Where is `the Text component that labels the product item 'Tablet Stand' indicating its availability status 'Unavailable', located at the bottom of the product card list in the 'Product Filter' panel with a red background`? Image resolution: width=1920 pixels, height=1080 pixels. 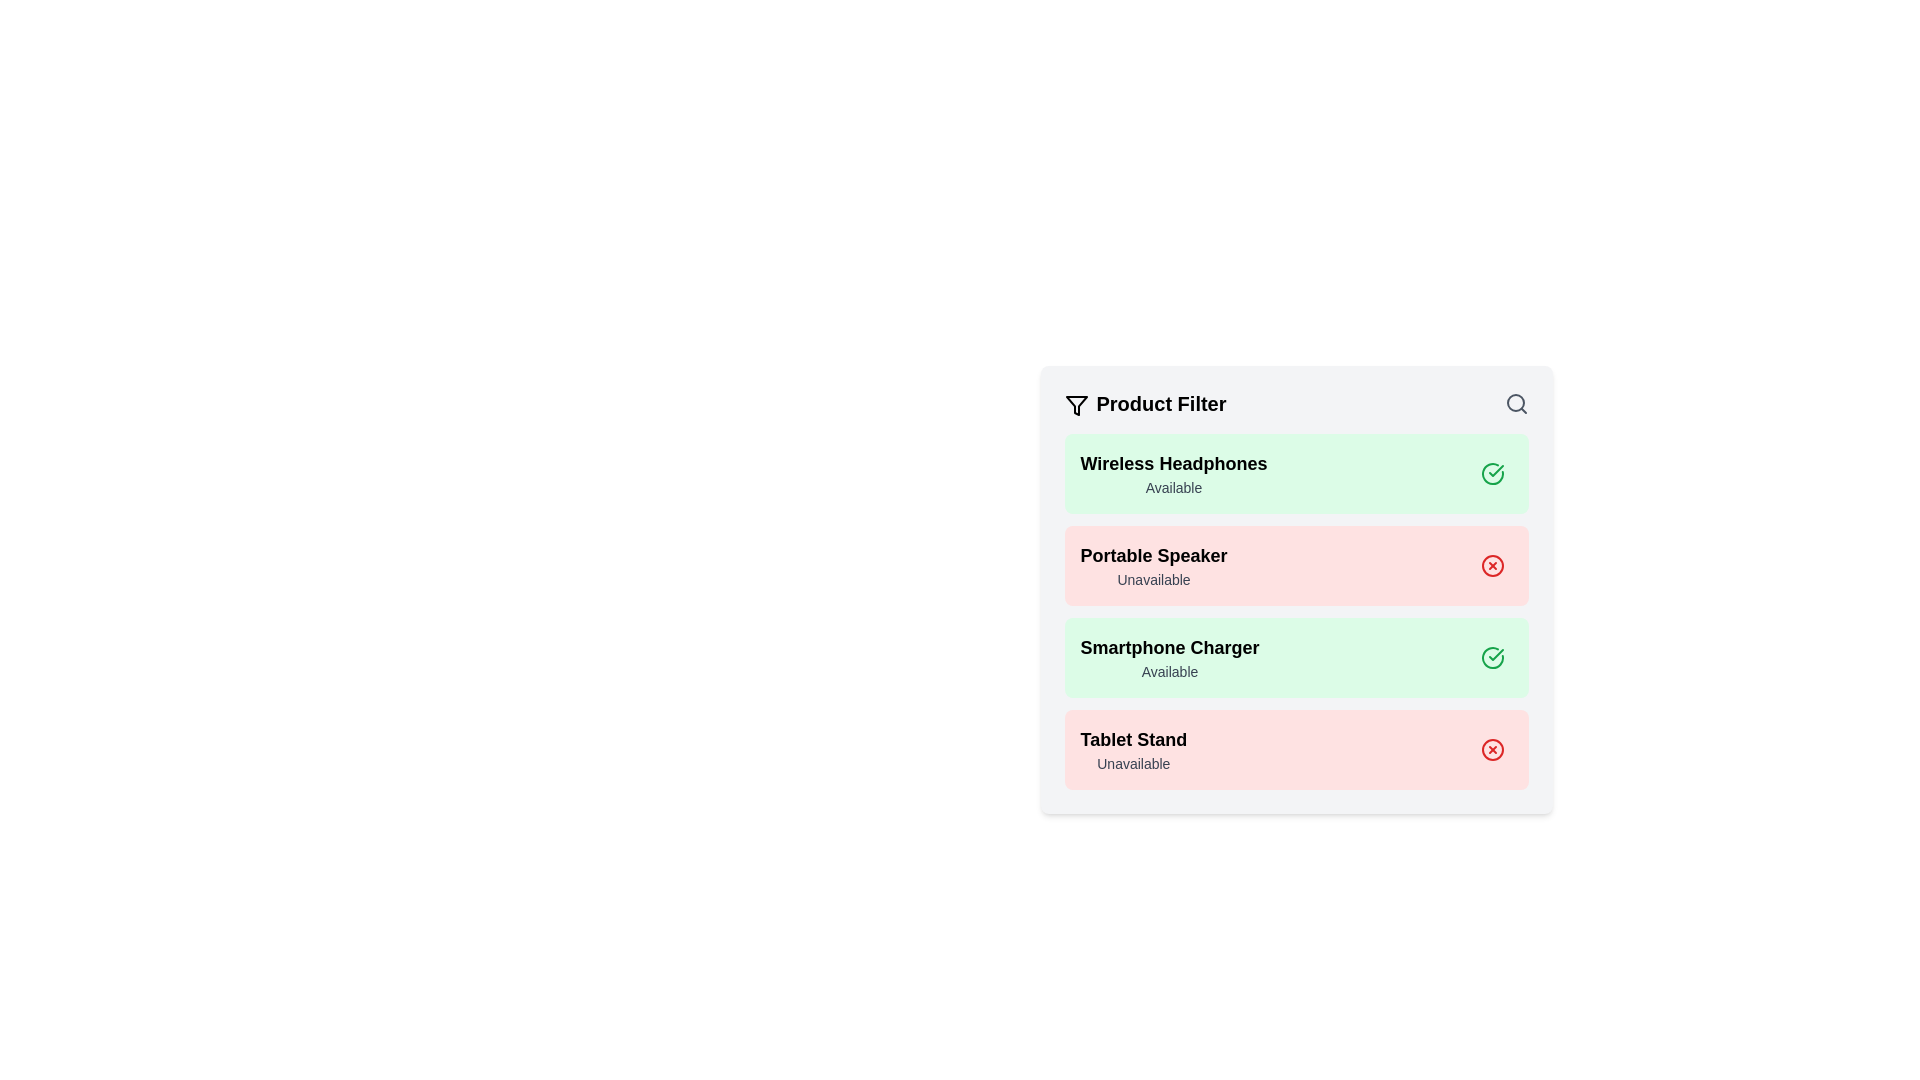 the Text component that labels the product item 'Tablet Stand' indicating its availability status 'Unavailable', located at the bottom of the product card list in the 'Product Filter' panel with a red background is located at coordinates (1133, 749).